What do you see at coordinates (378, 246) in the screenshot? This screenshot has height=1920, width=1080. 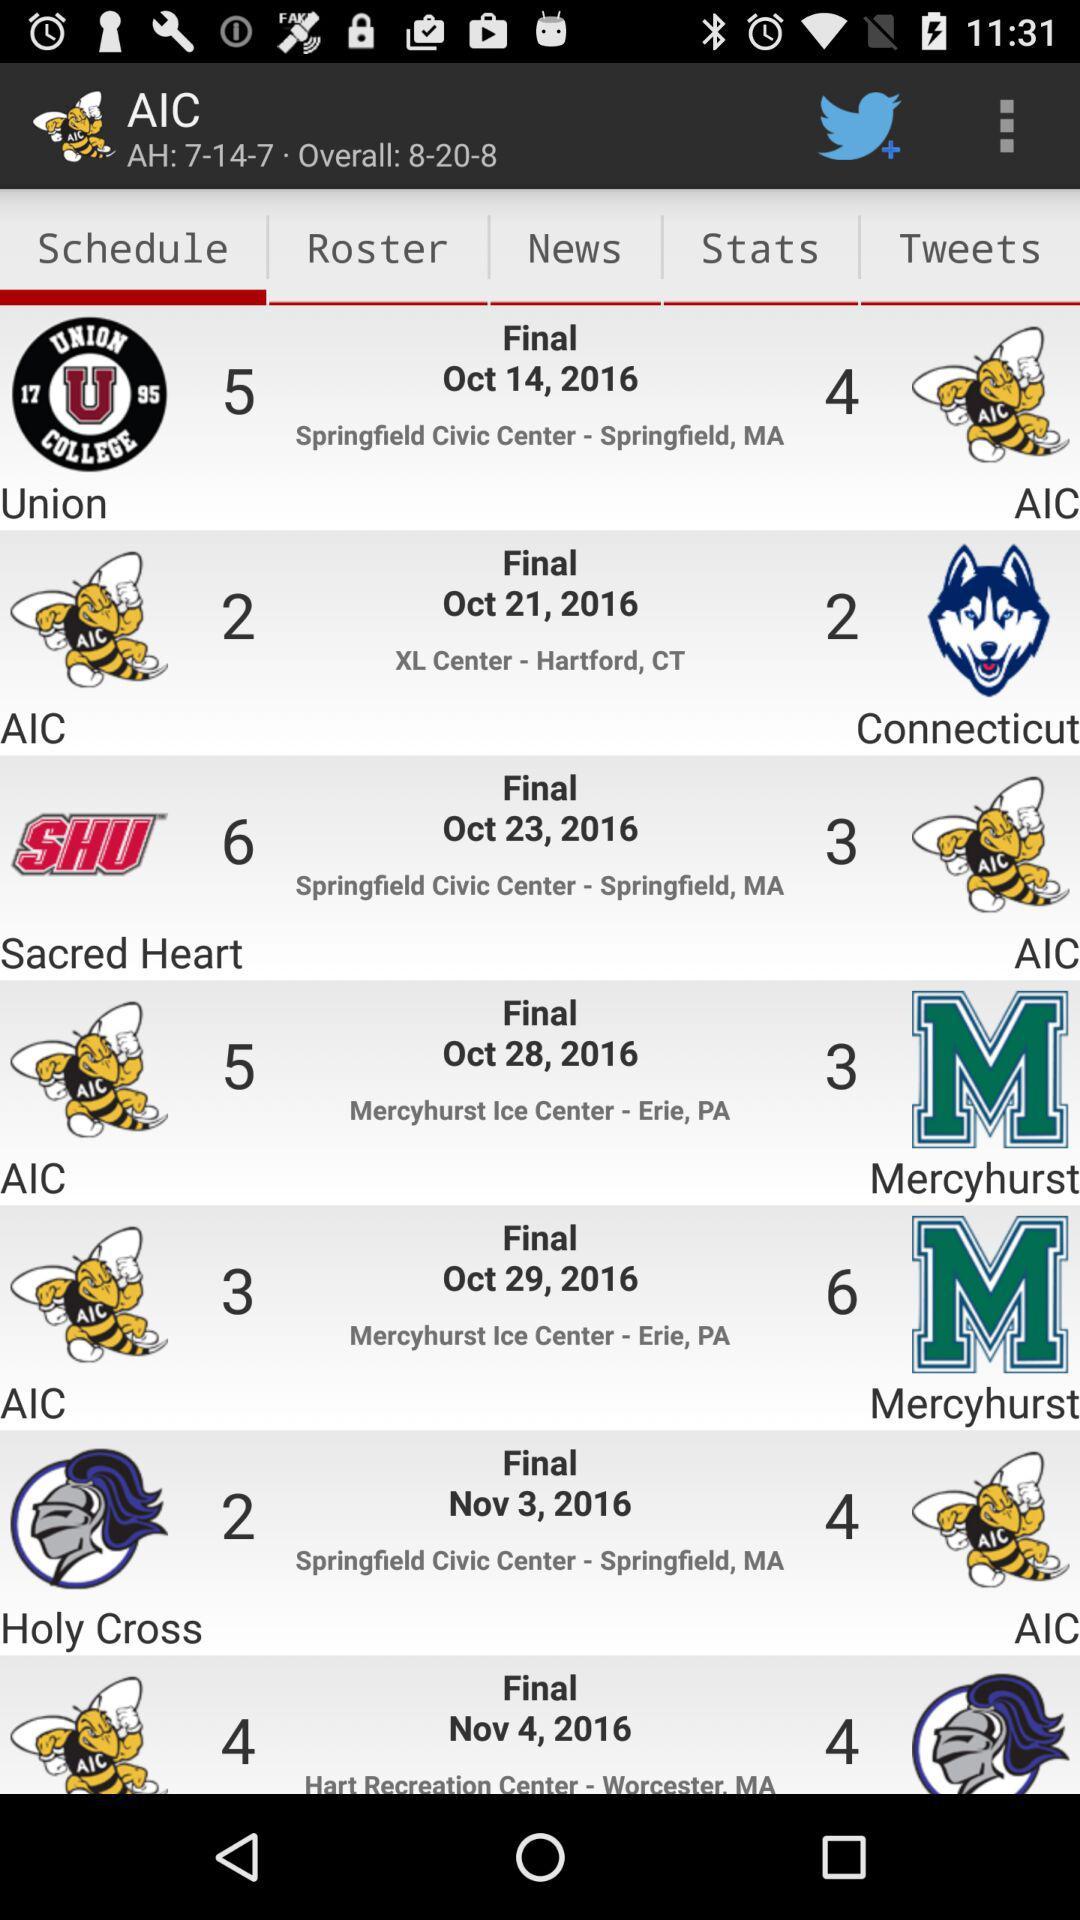 I see `the app below the ah 7 14 item` at bounding box center [378, 246].